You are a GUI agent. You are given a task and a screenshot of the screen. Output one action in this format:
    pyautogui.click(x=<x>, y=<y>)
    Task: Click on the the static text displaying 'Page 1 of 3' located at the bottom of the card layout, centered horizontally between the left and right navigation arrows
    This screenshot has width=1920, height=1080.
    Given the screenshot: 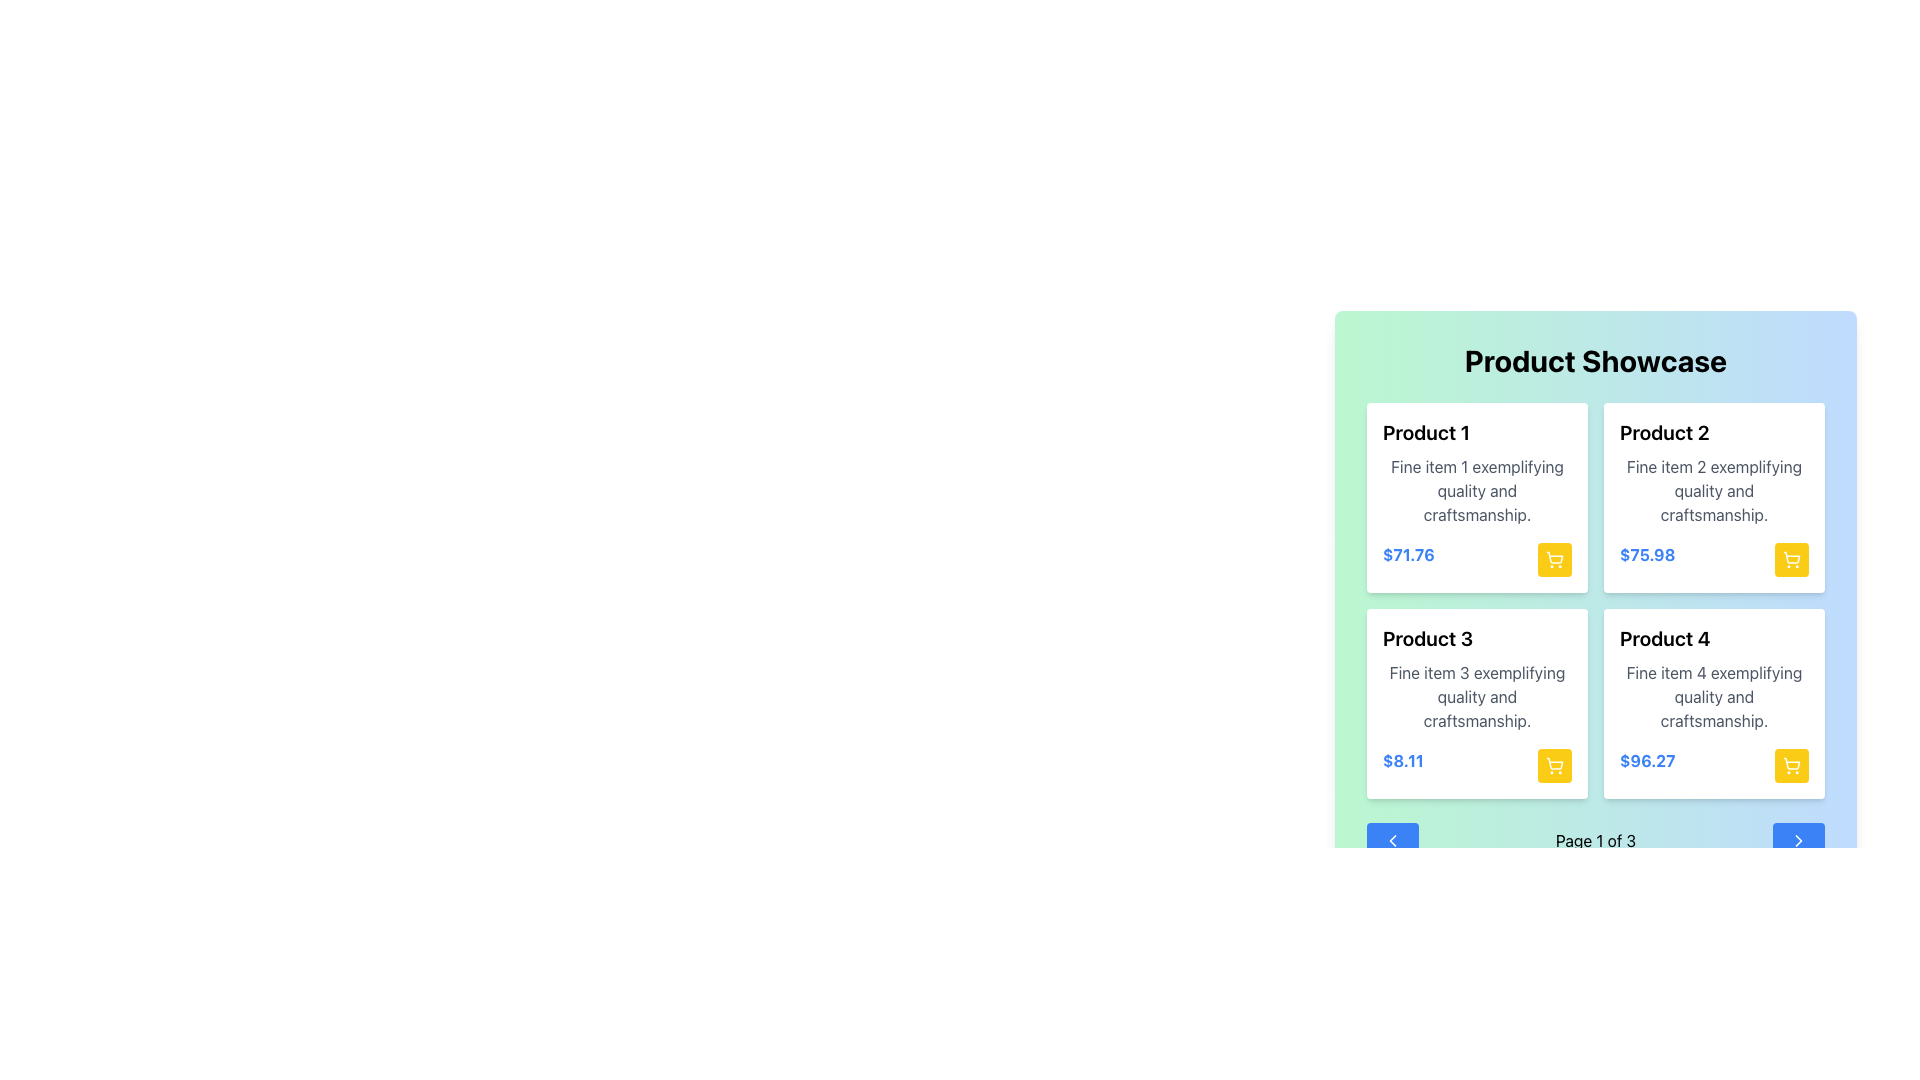 What is the action you would take?
    pyautogui.click(x=1595, y=840)
    